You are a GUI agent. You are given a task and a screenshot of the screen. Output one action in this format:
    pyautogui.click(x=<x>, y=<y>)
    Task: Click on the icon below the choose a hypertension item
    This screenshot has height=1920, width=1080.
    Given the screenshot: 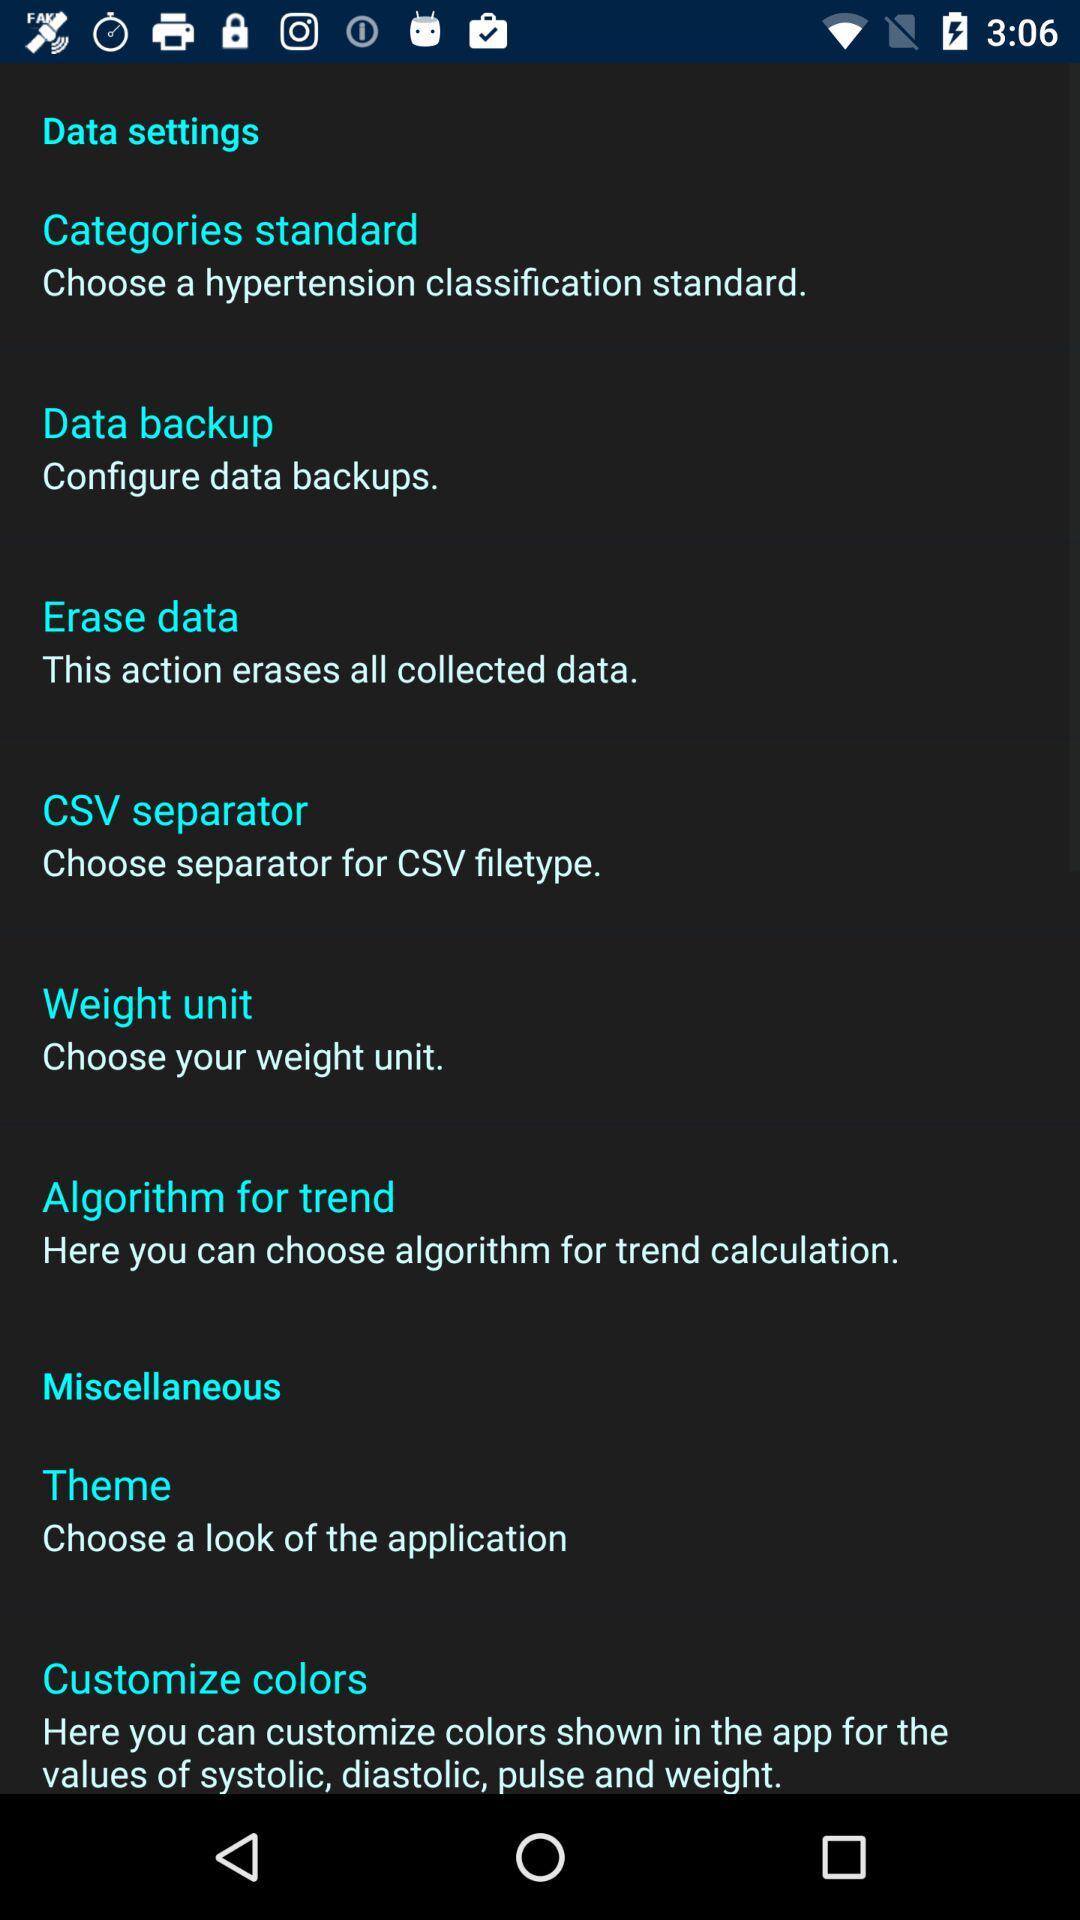 What is the action you would take?
    pyautogui.click(x=156, y=420)
    